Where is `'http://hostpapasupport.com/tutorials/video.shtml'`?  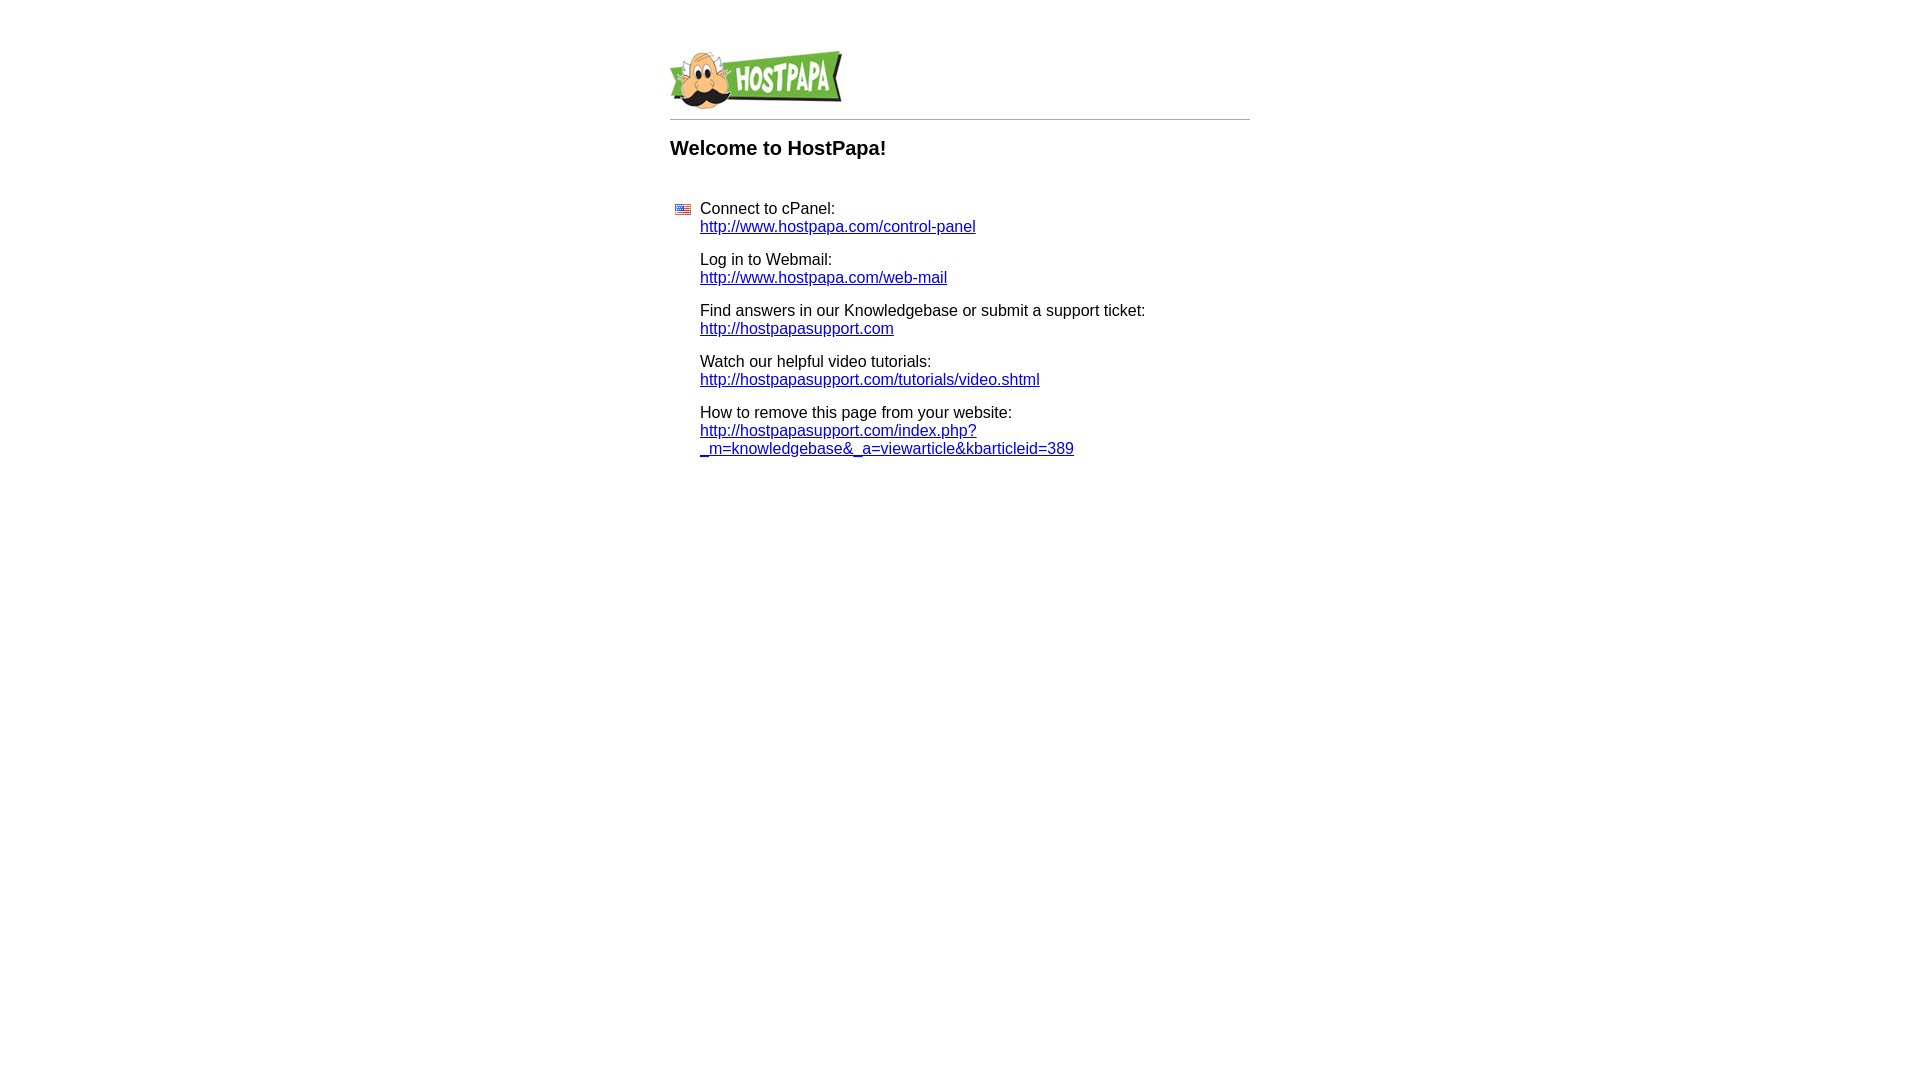 'http://hostpapasupport.com/tutorials/video.shtml' is located at coordinates (869, 379).